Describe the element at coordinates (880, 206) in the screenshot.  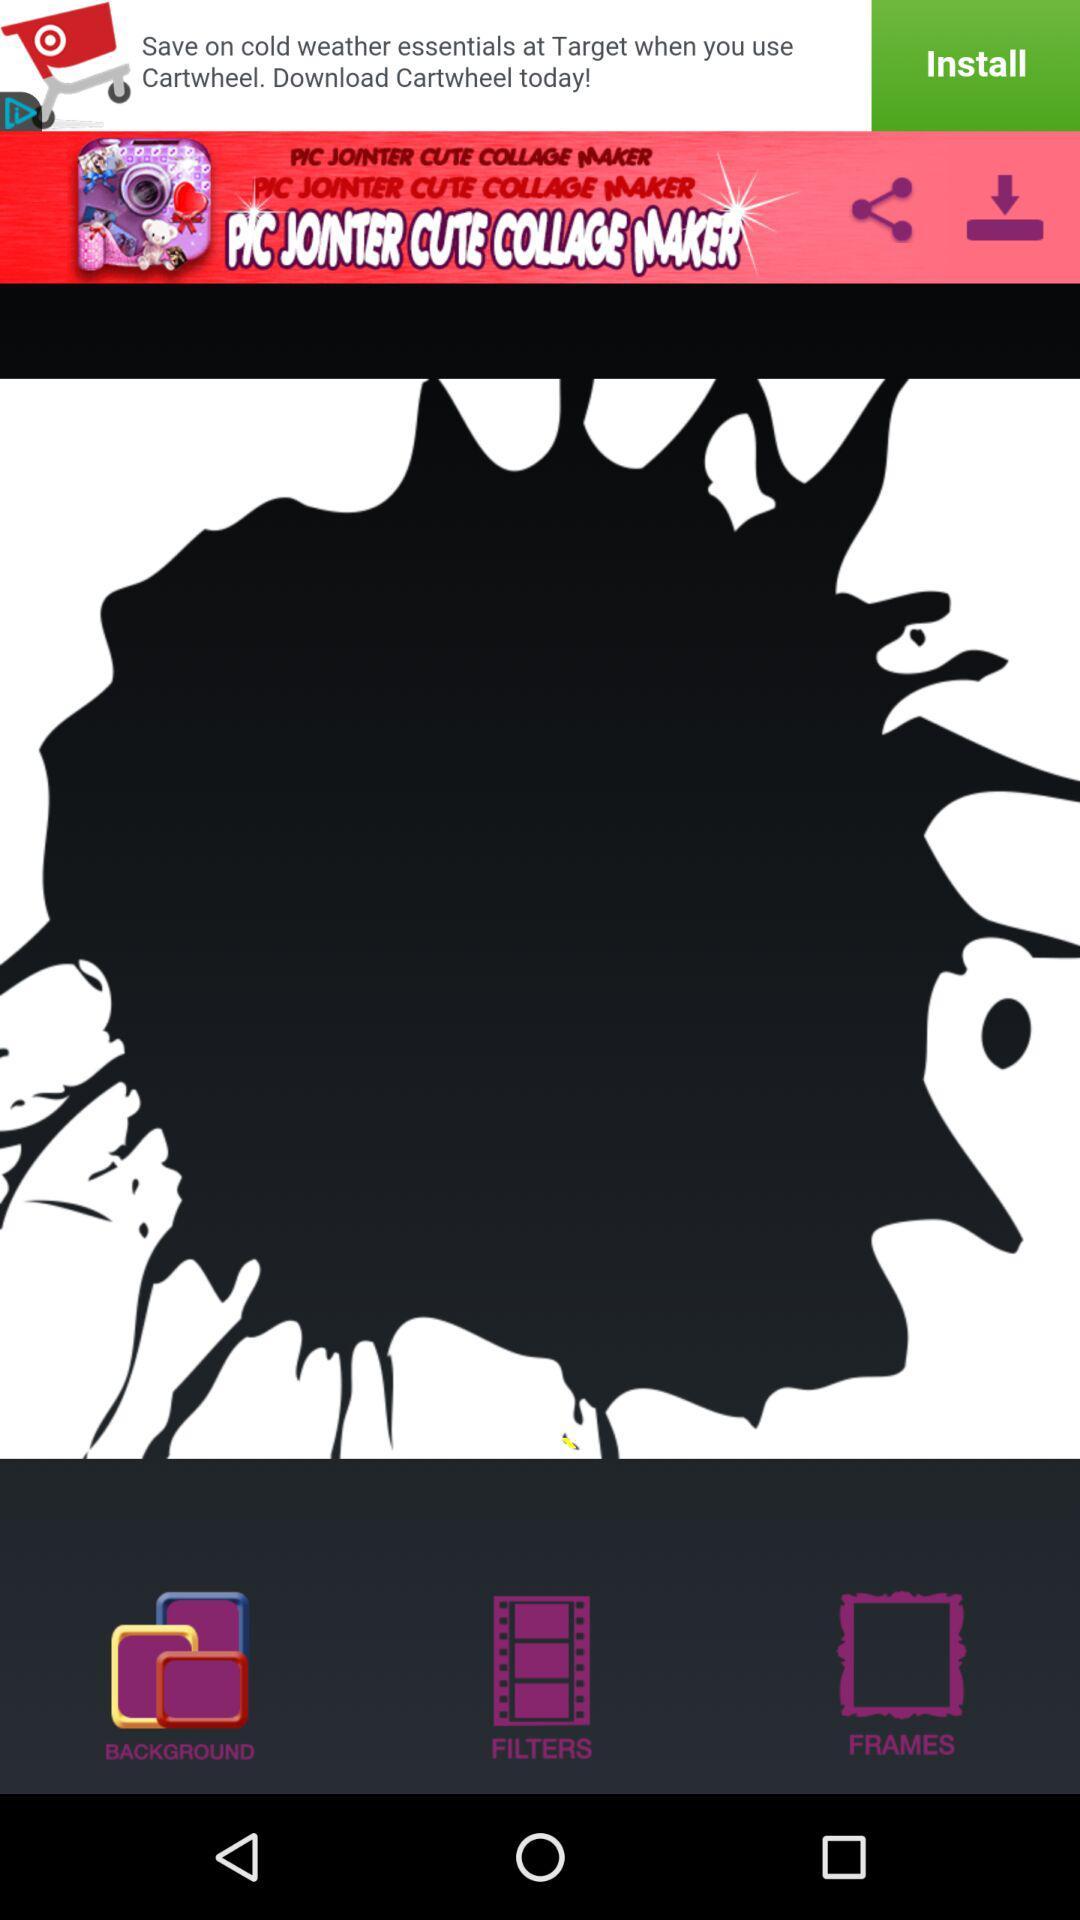
I see `share image` at that location.